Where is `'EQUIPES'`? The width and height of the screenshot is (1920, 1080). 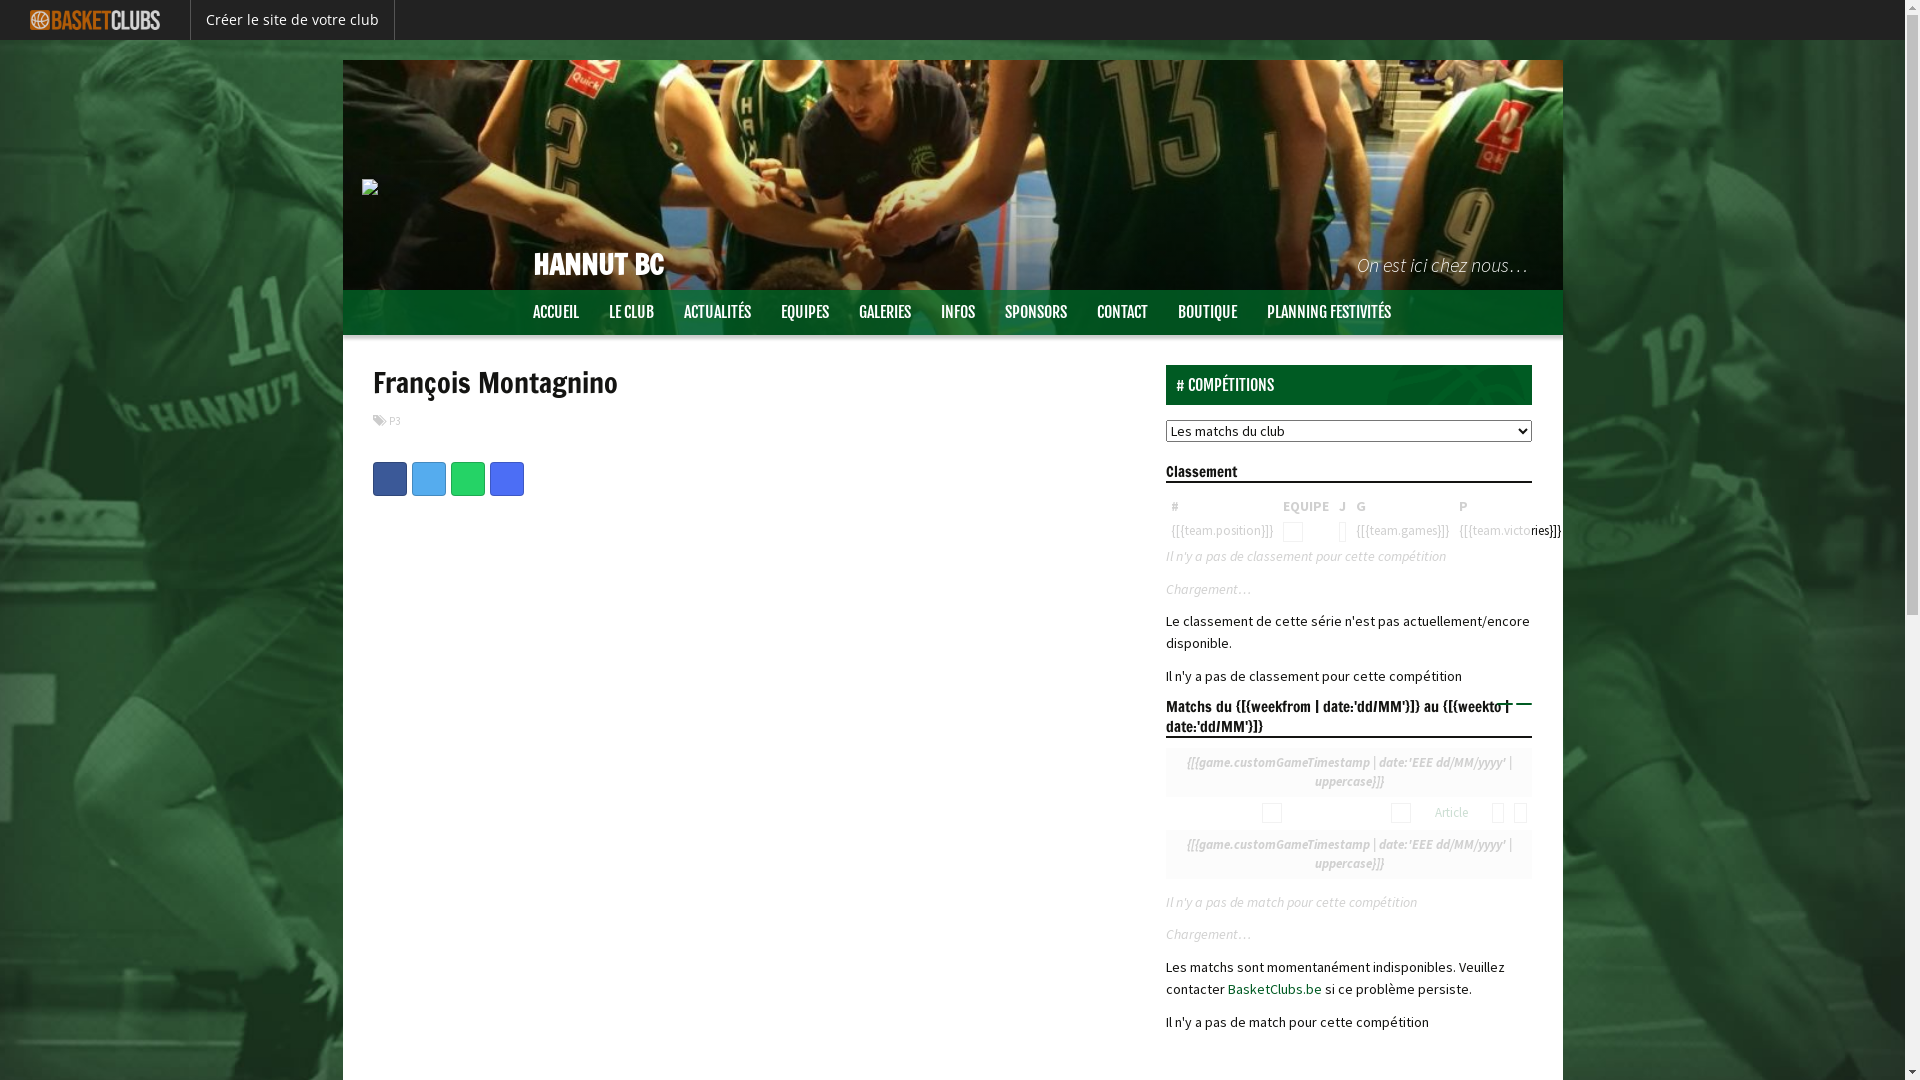 'EQUIPES' is located at coordinates (805, 312).